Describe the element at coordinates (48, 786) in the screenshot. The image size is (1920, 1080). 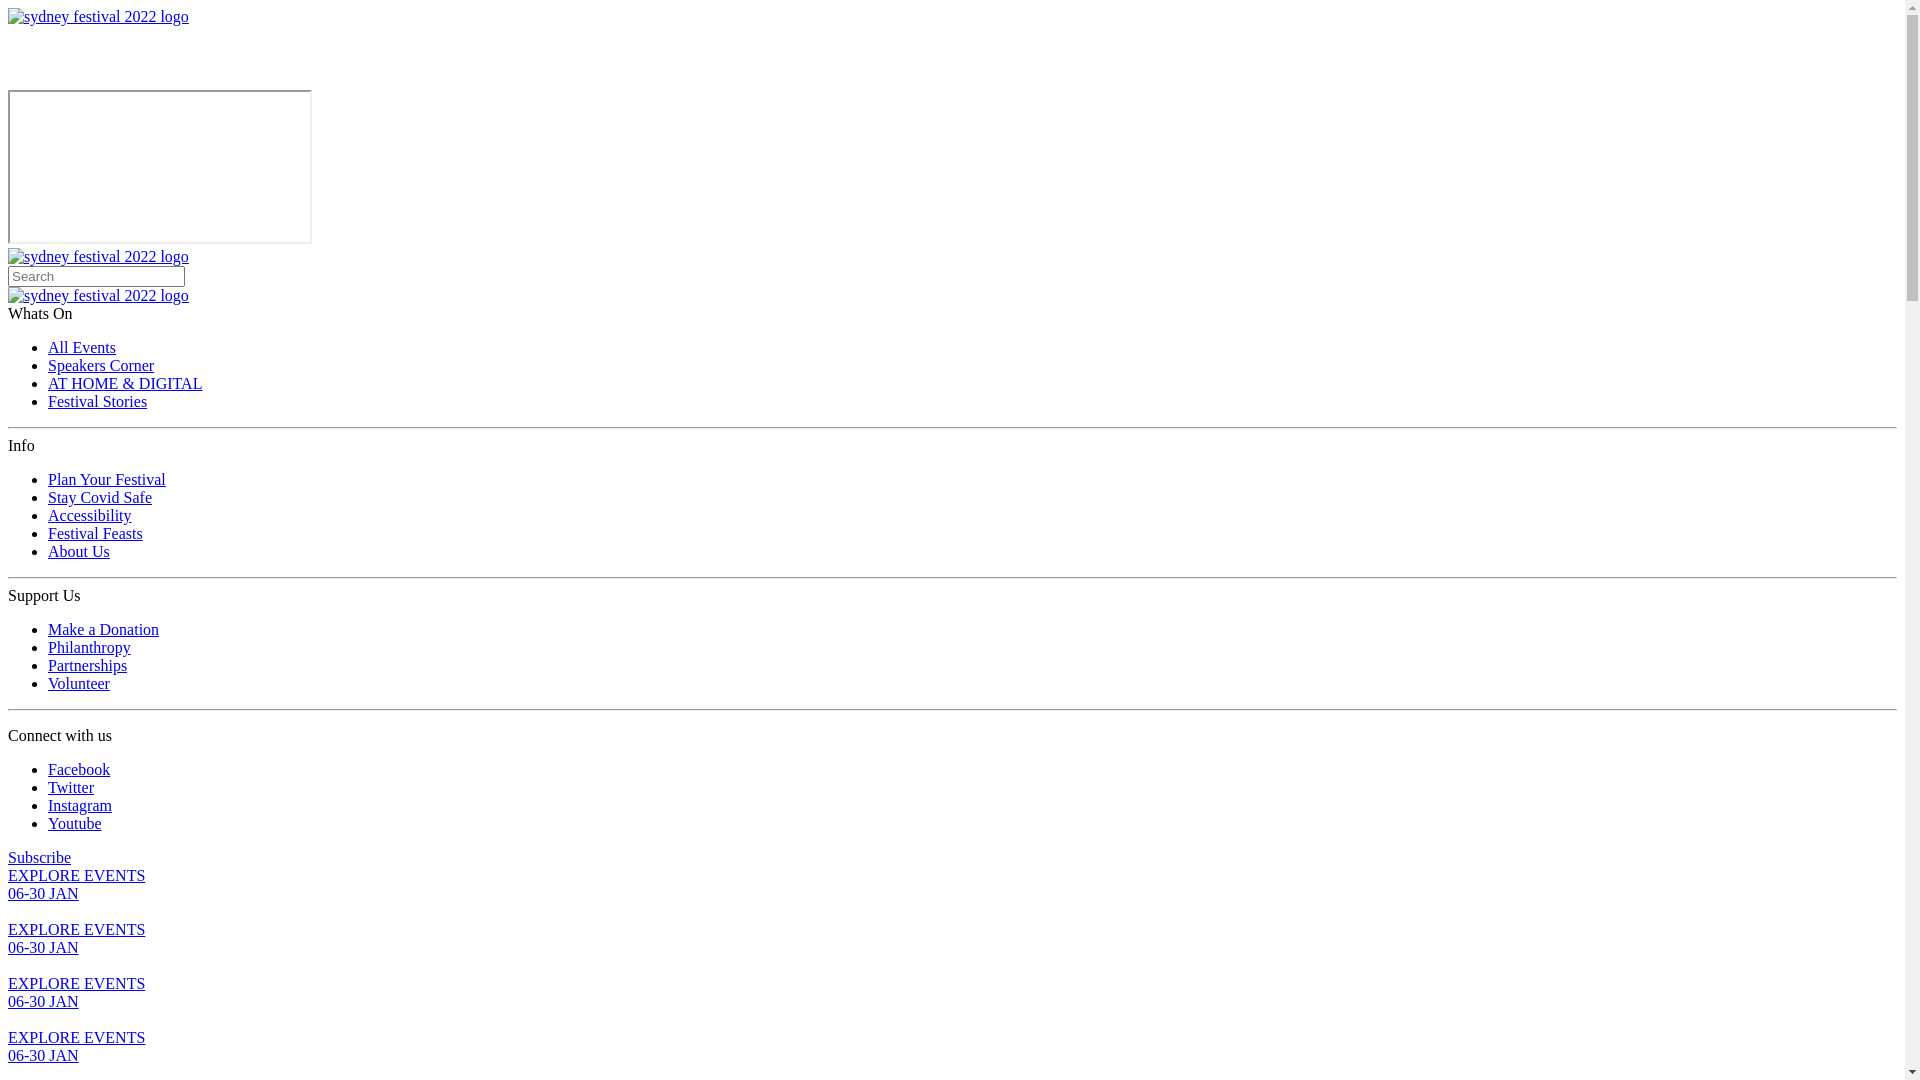
I see `'Twitter'` at that location.